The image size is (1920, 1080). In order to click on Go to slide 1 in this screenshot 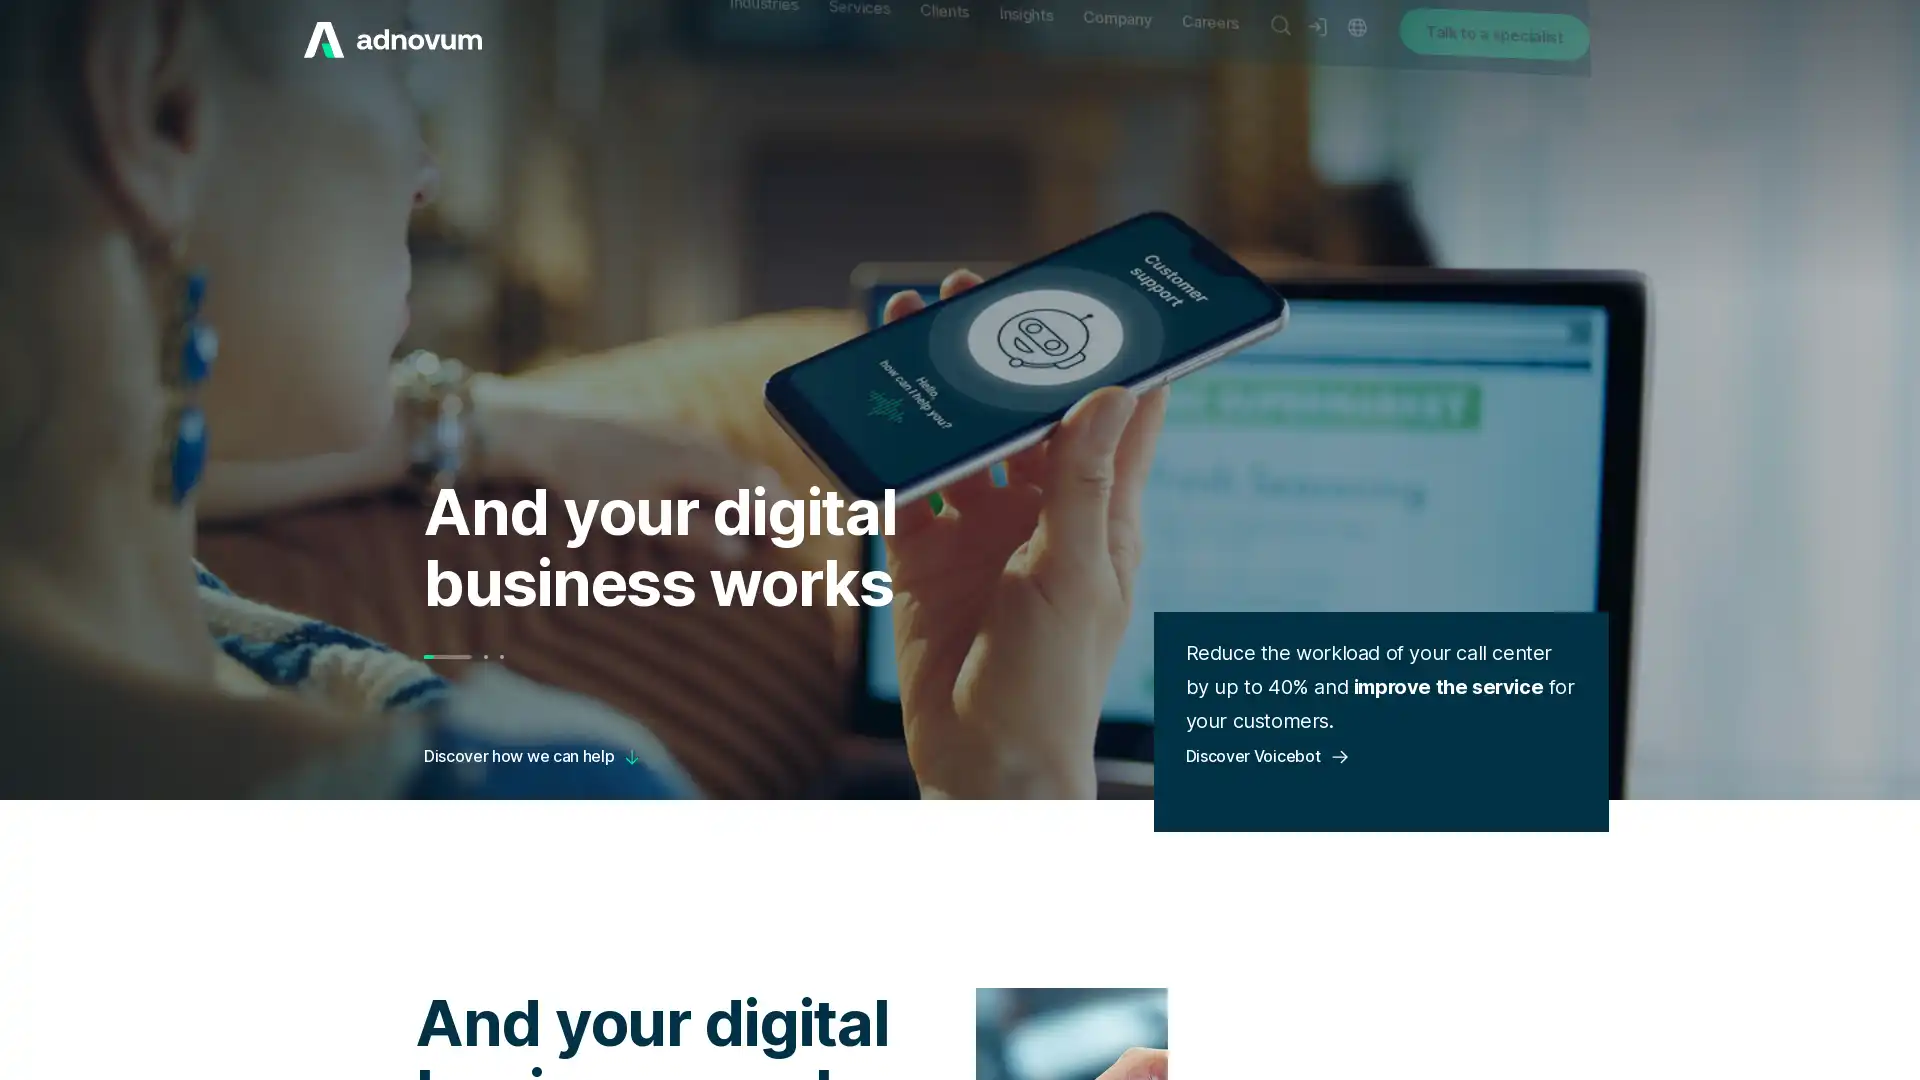, I will do `click(424, 656)`.